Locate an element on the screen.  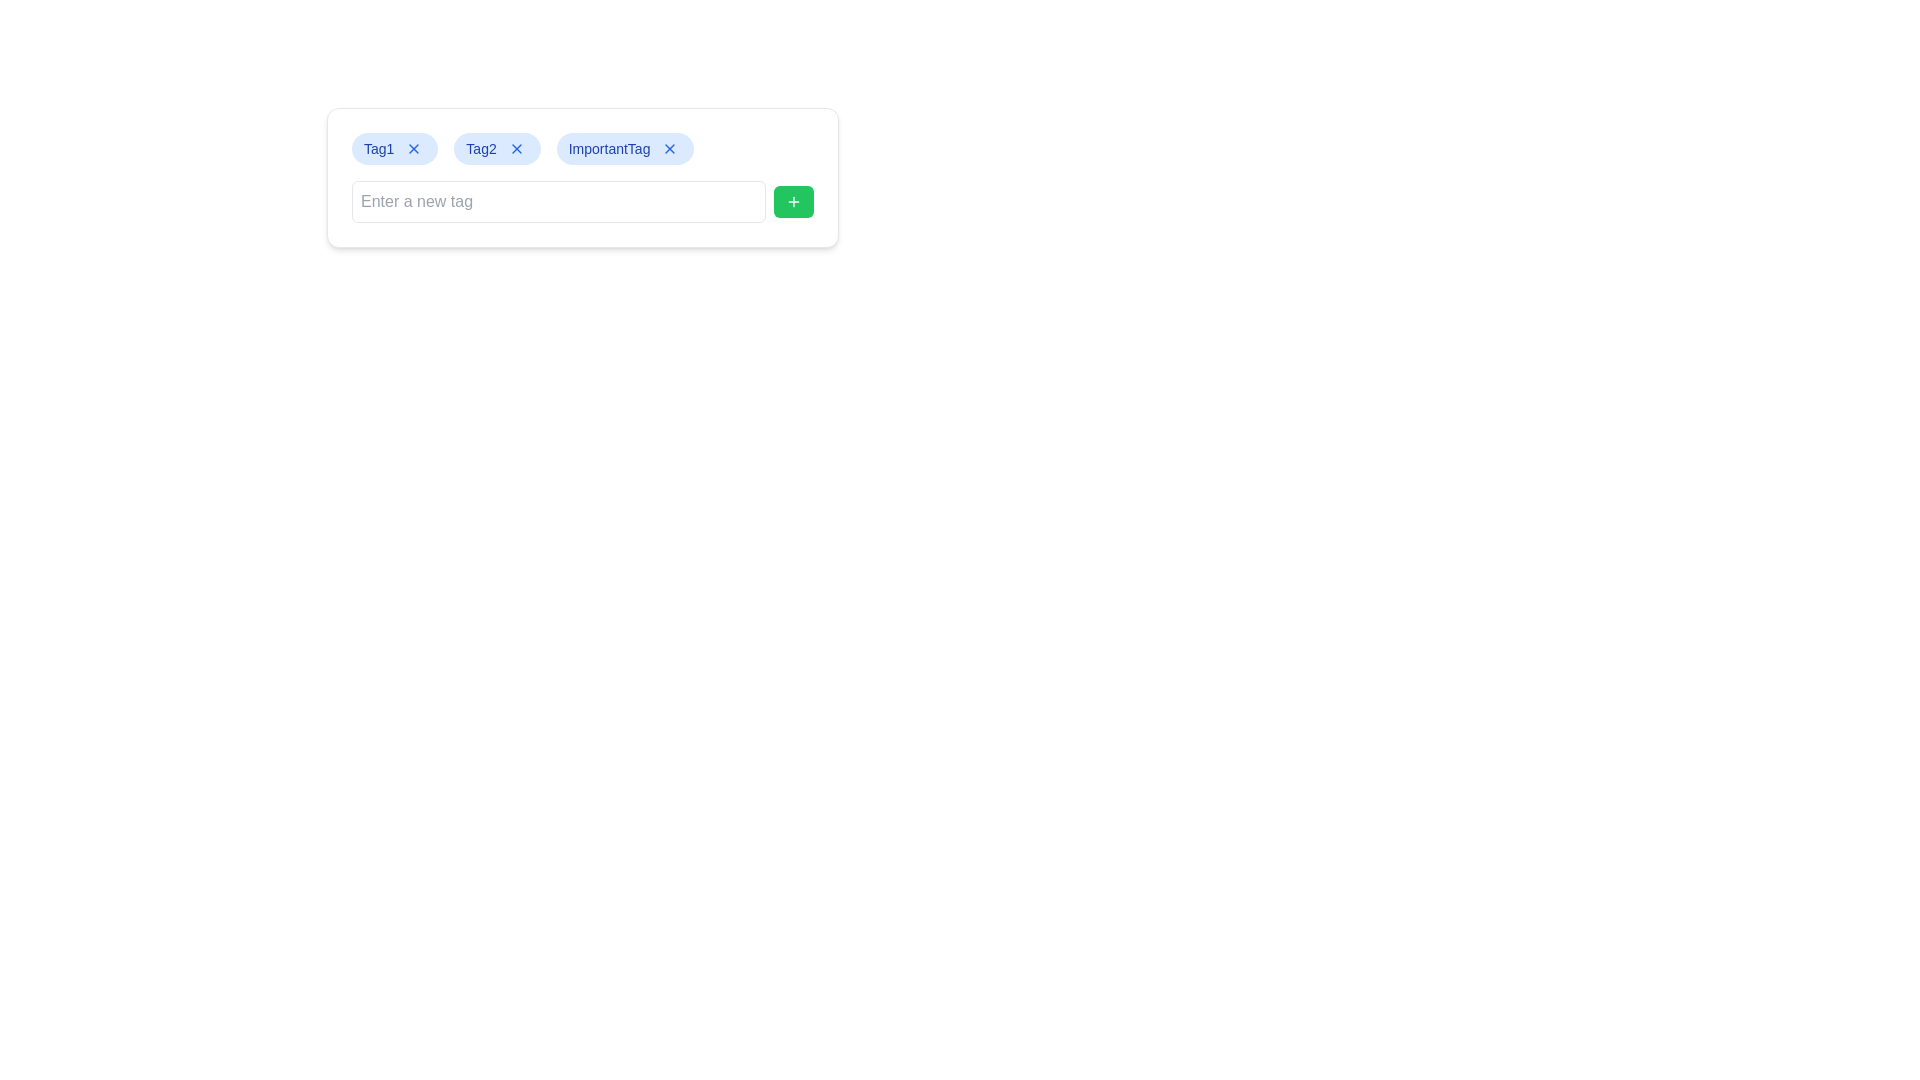
the small blue 'x' icon close button, located within 'Tag1' is located at coordinates (413, 148).